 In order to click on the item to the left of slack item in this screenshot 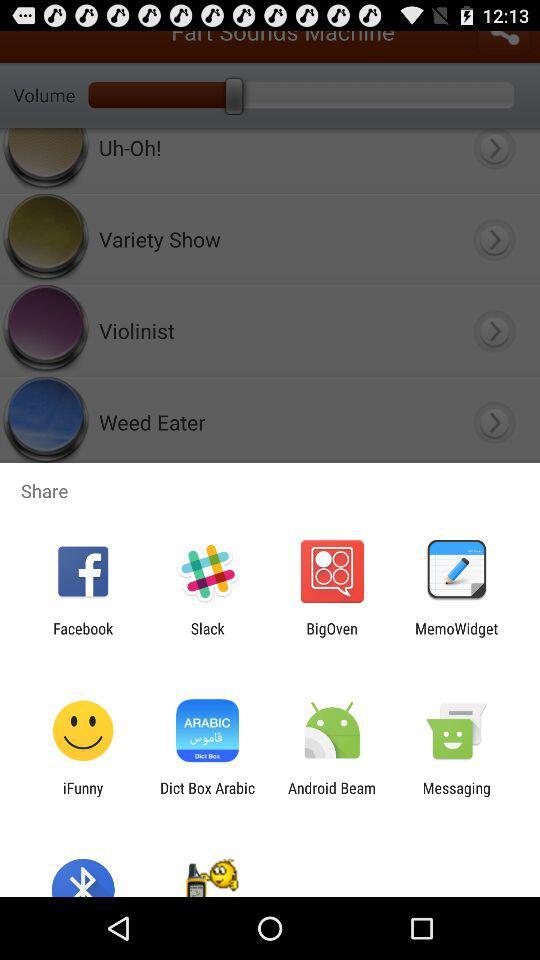, I will do `click(82, 636)`.